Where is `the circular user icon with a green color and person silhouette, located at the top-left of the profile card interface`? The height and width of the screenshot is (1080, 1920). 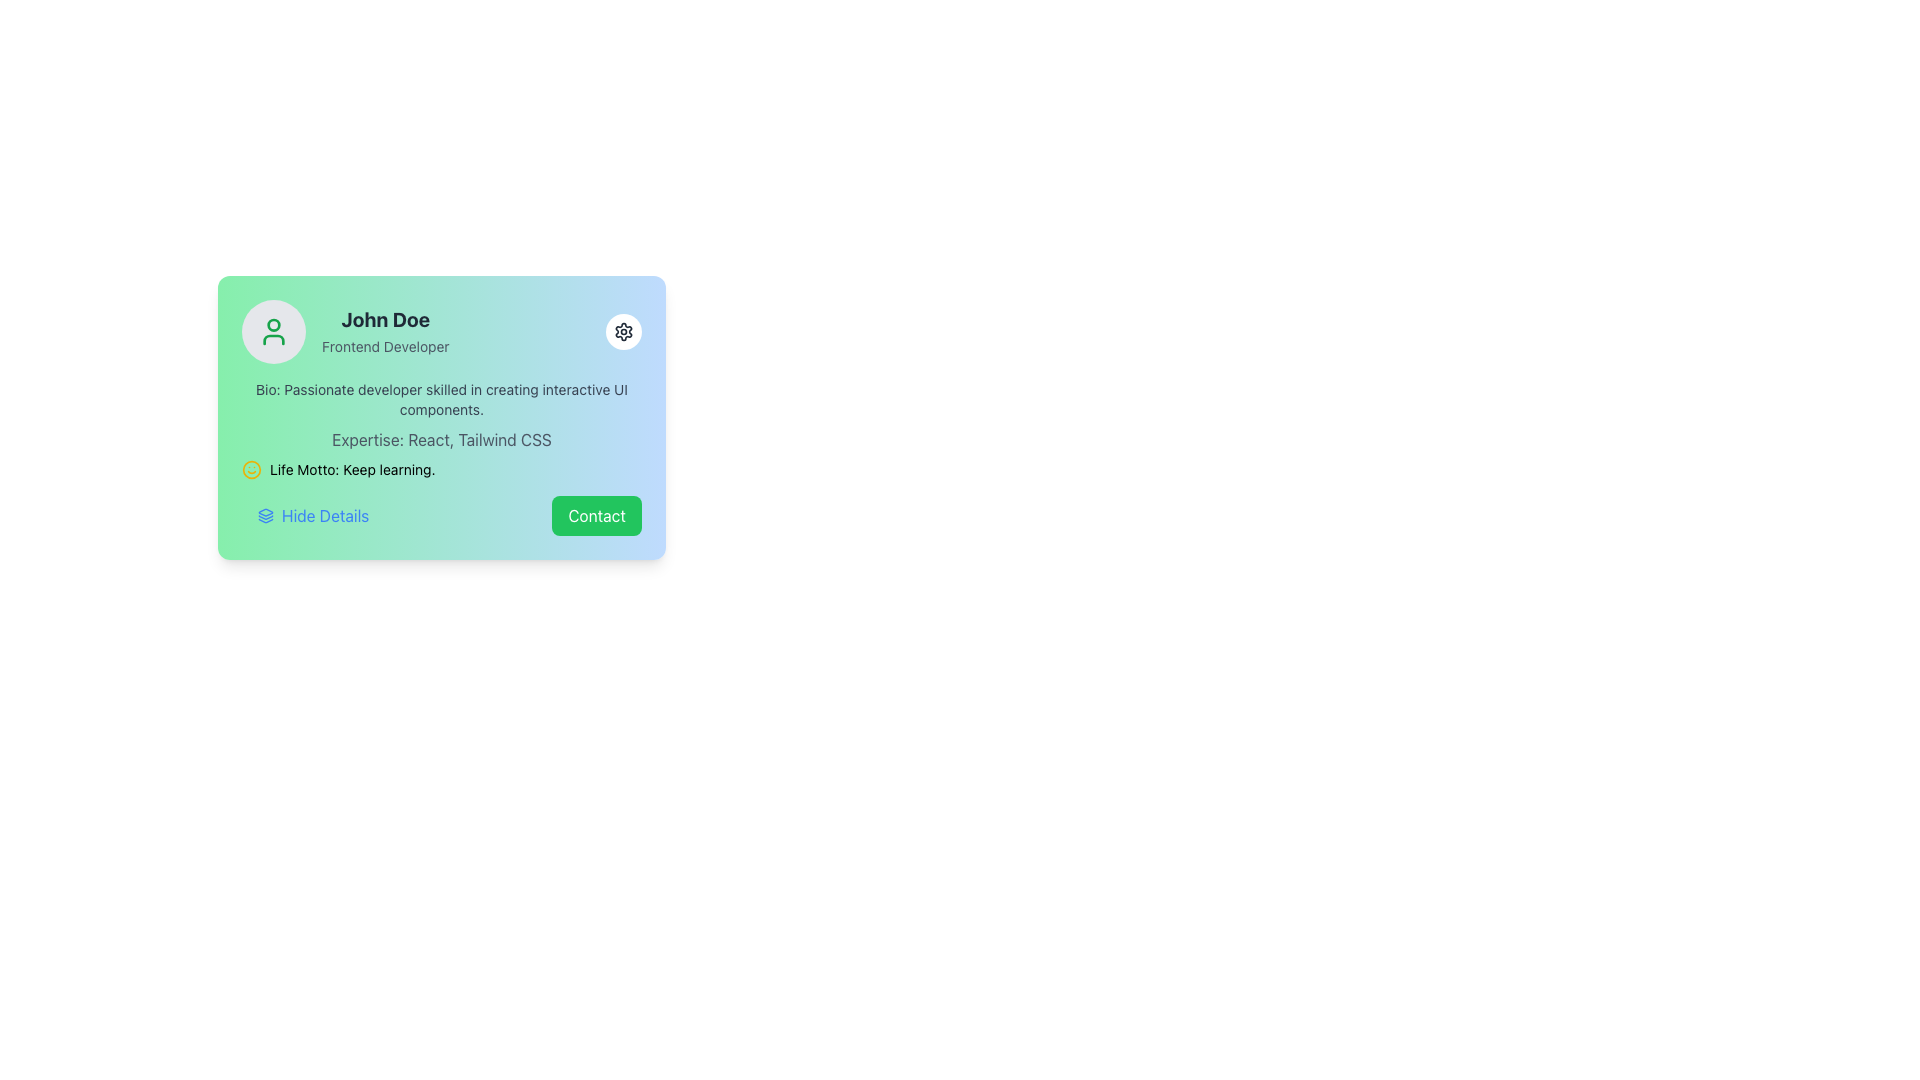 the circular user icon with a green color and person silhouette, located at the top-left of the profile card interface is located at coordinates (272, 330).